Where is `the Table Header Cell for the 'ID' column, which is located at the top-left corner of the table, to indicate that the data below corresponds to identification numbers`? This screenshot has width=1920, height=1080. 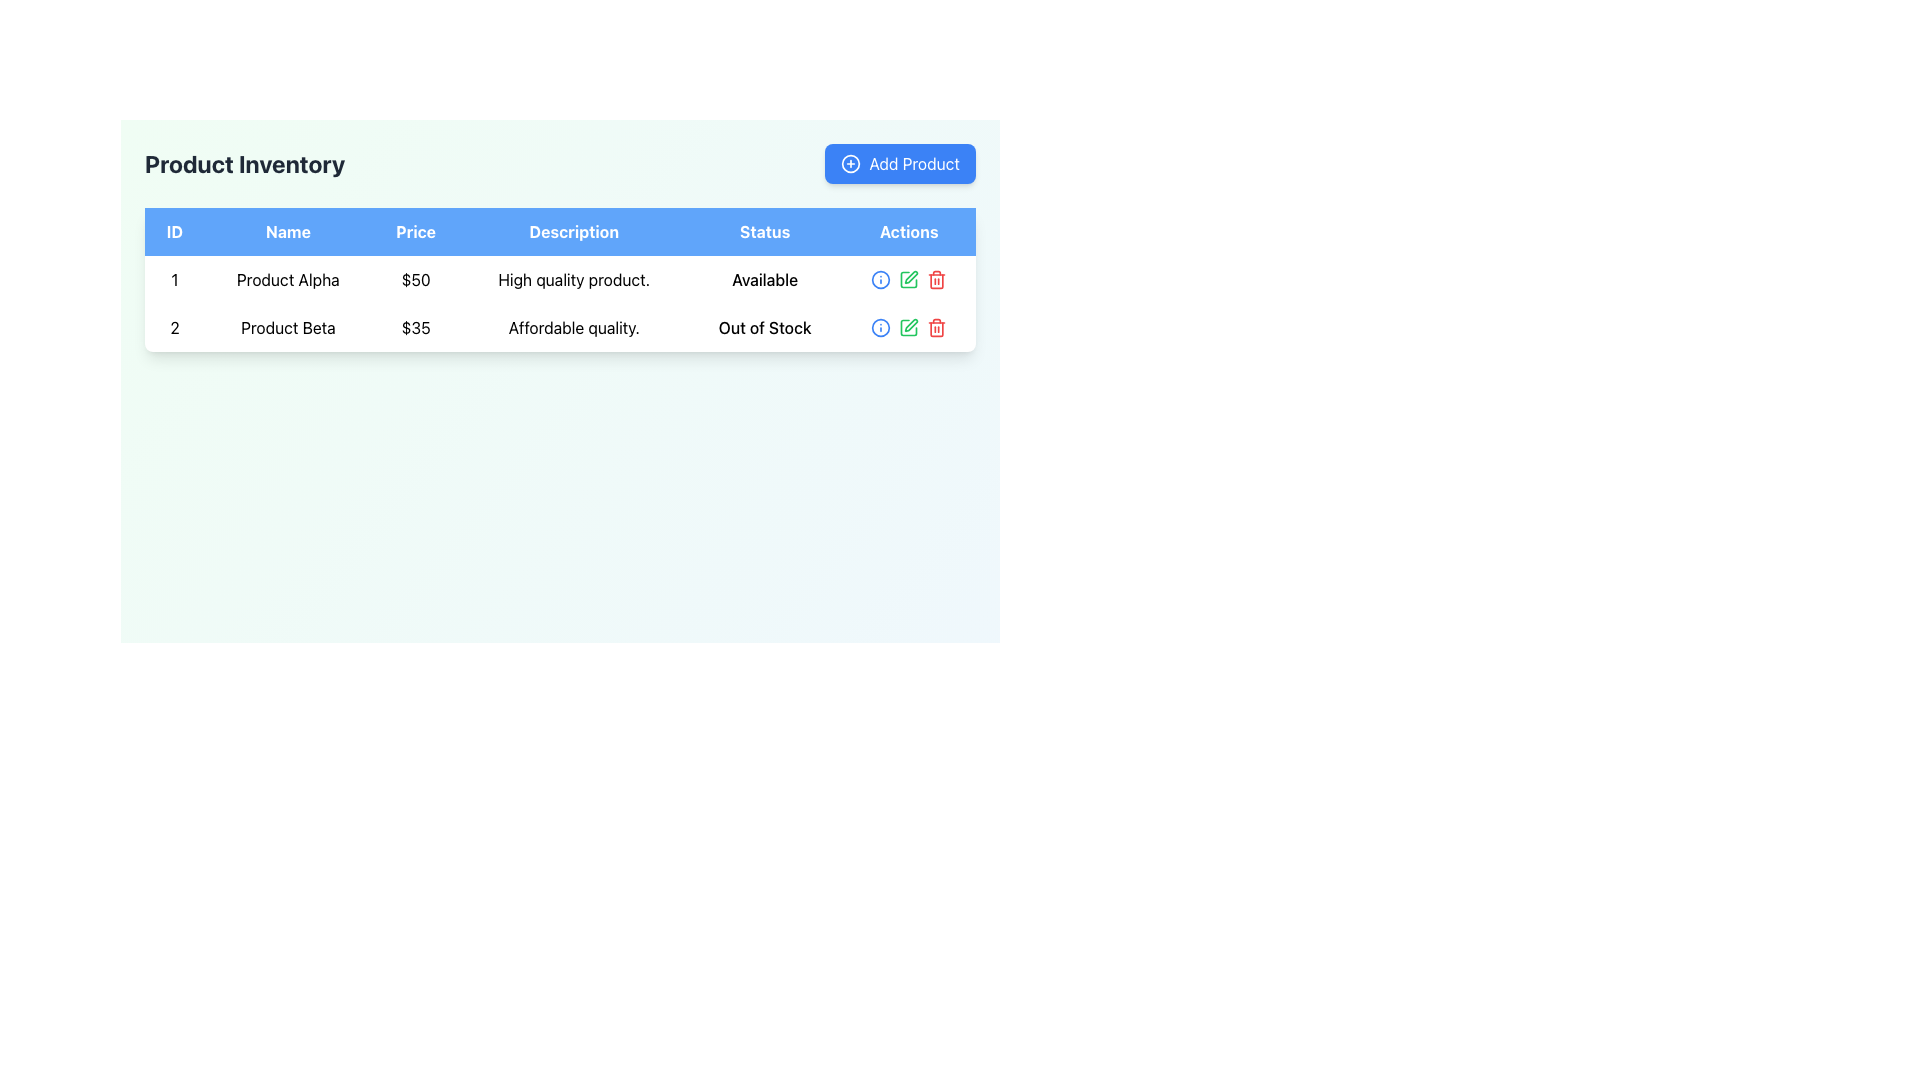 the Table Header Cell for the 'ID' column, which is located at the top-left corner of the table, to indicate that the data below corresponds to identification numbers is located at coordinates (174, 230).